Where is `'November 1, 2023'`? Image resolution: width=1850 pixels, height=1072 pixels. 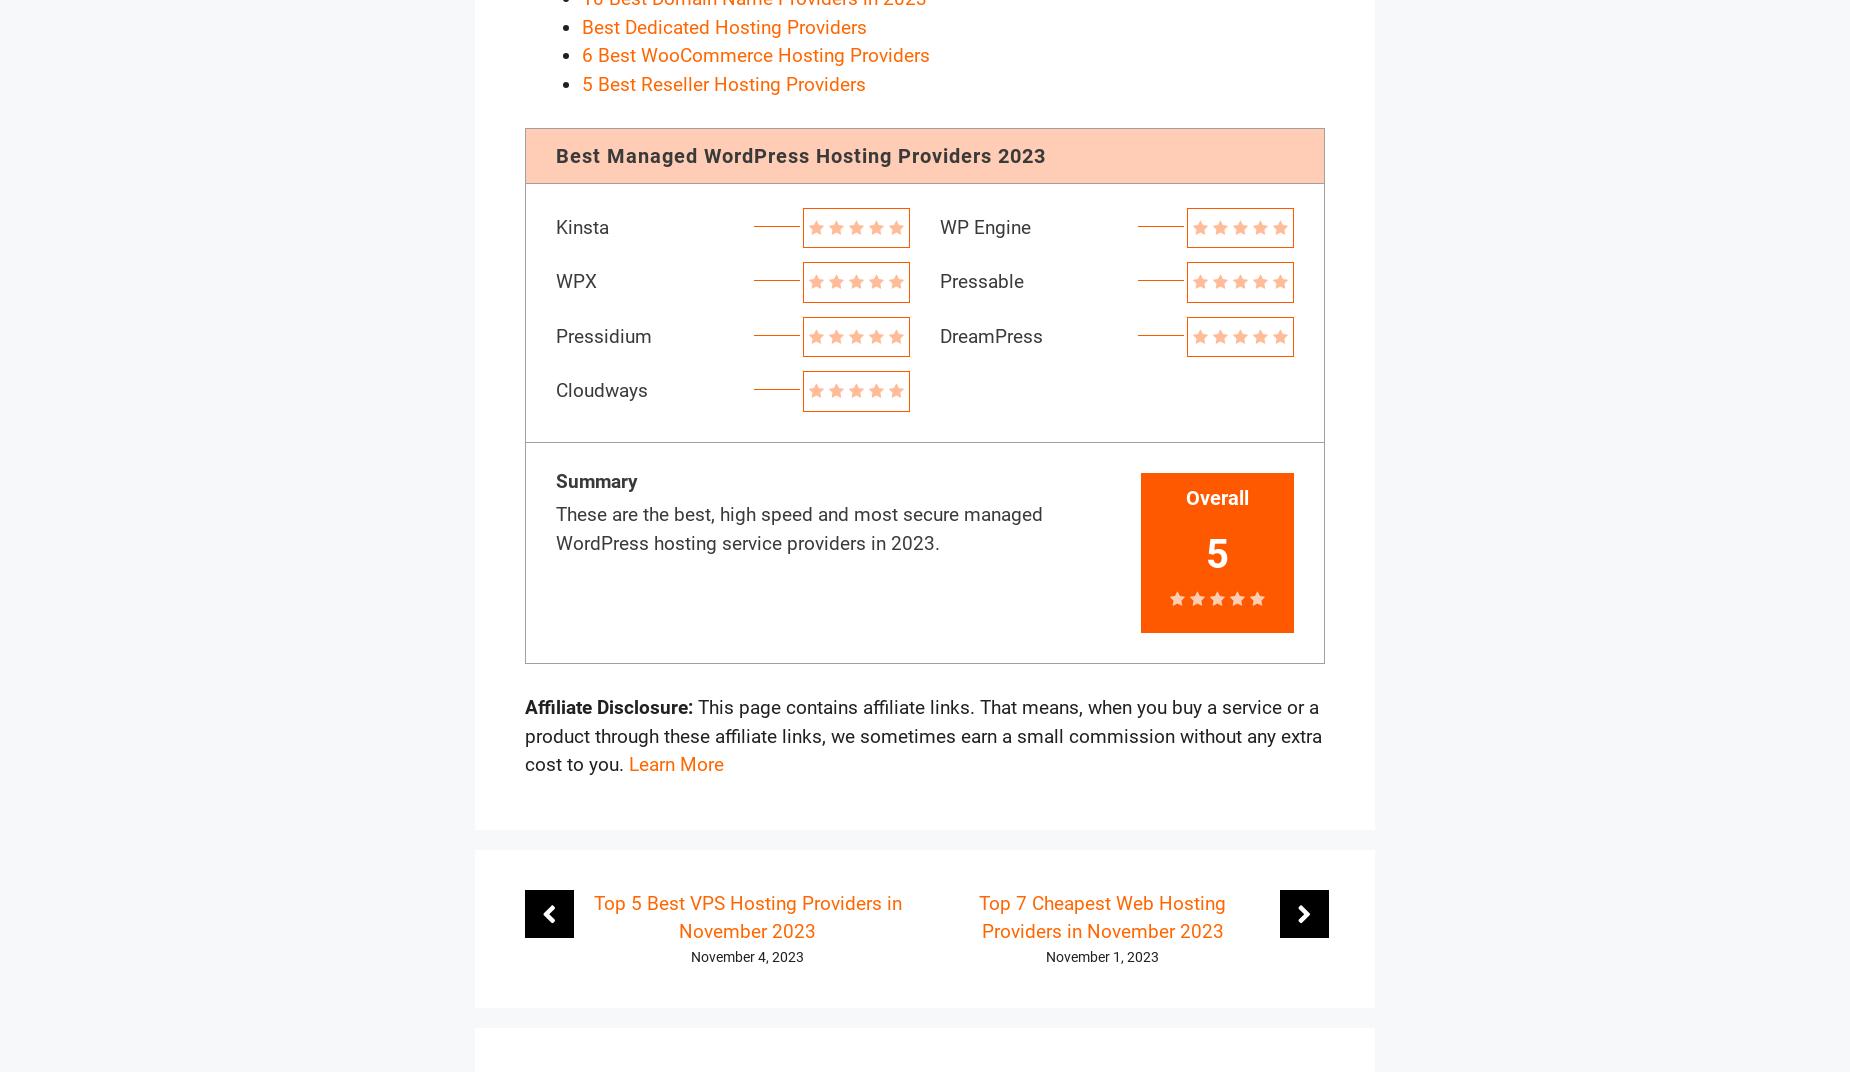
'November 1, 2023' is located at coordinates (1101, 955).